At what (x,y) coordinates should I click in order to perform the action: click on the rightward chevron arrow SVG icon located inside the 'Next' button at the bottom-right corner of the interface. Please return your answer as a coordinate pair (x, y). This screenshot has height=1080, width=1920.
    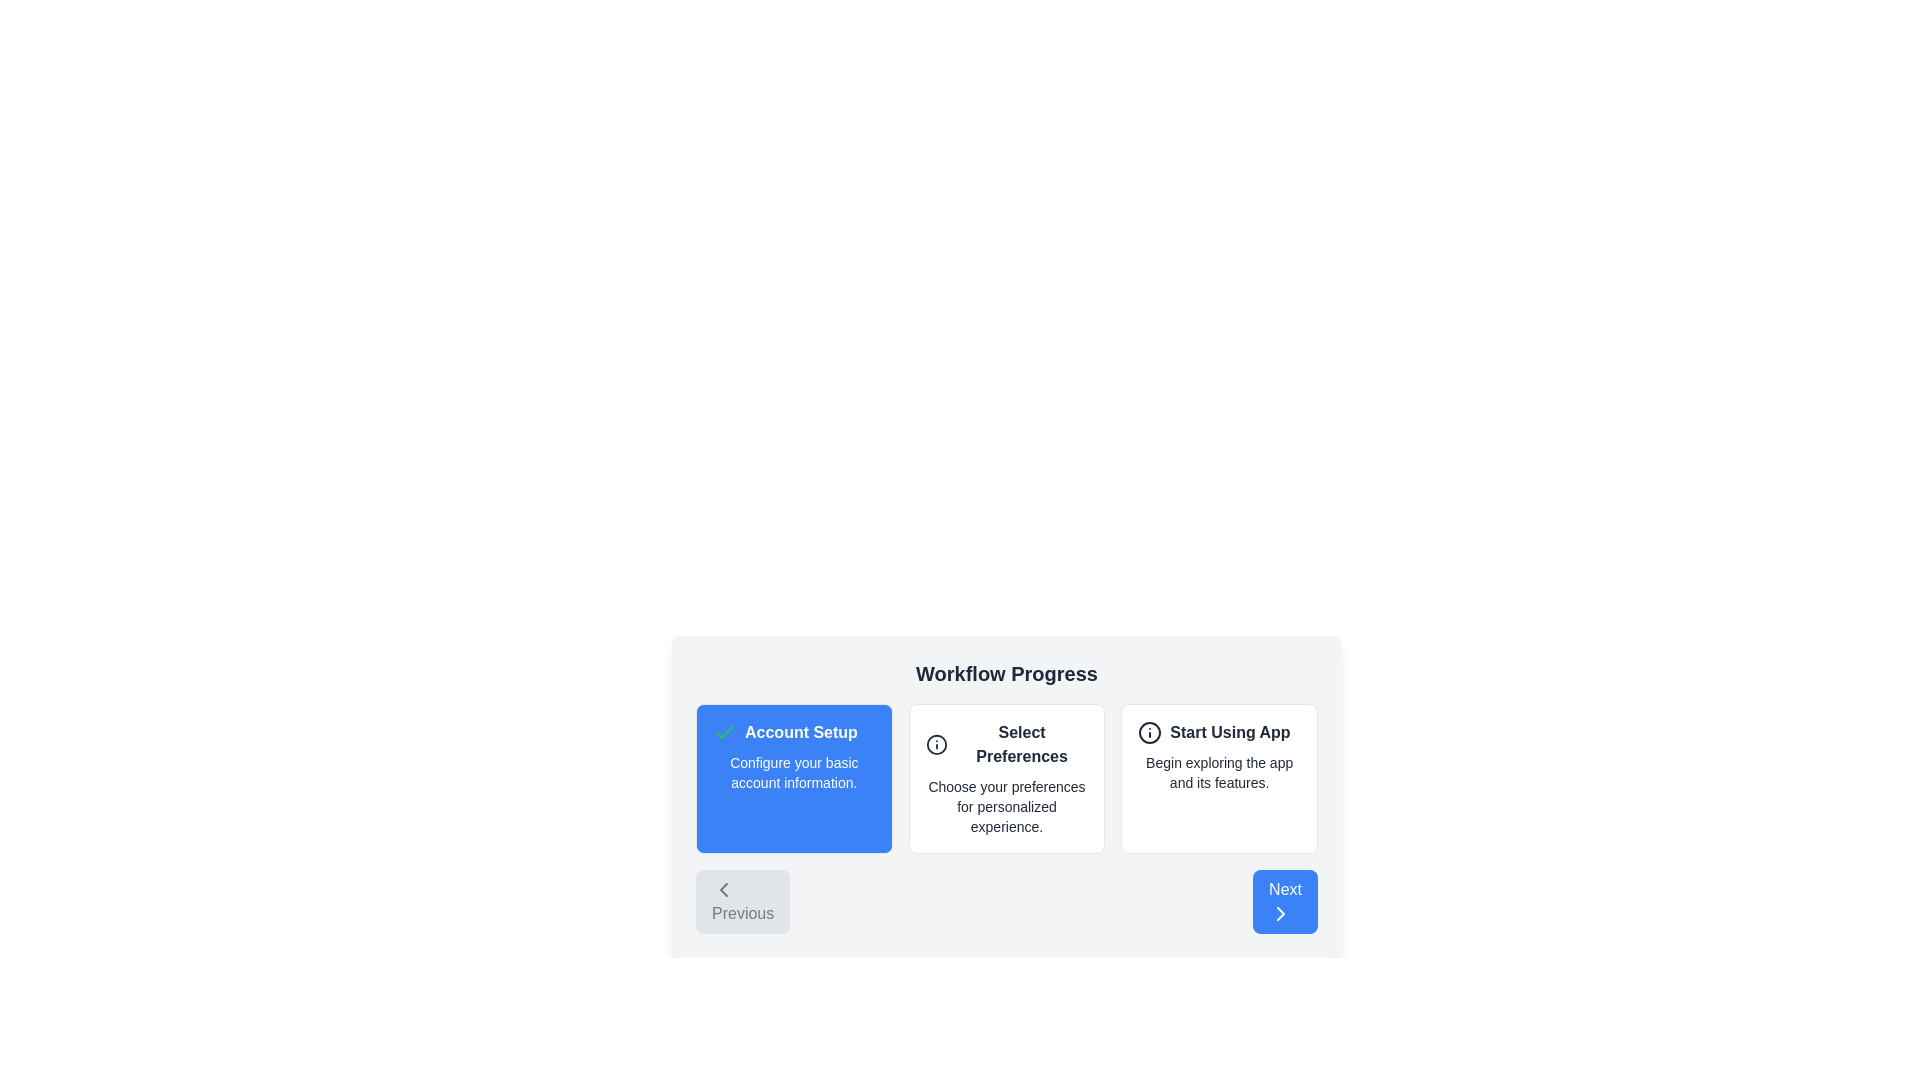
    Looking at the image, I should click on (1281, 914).